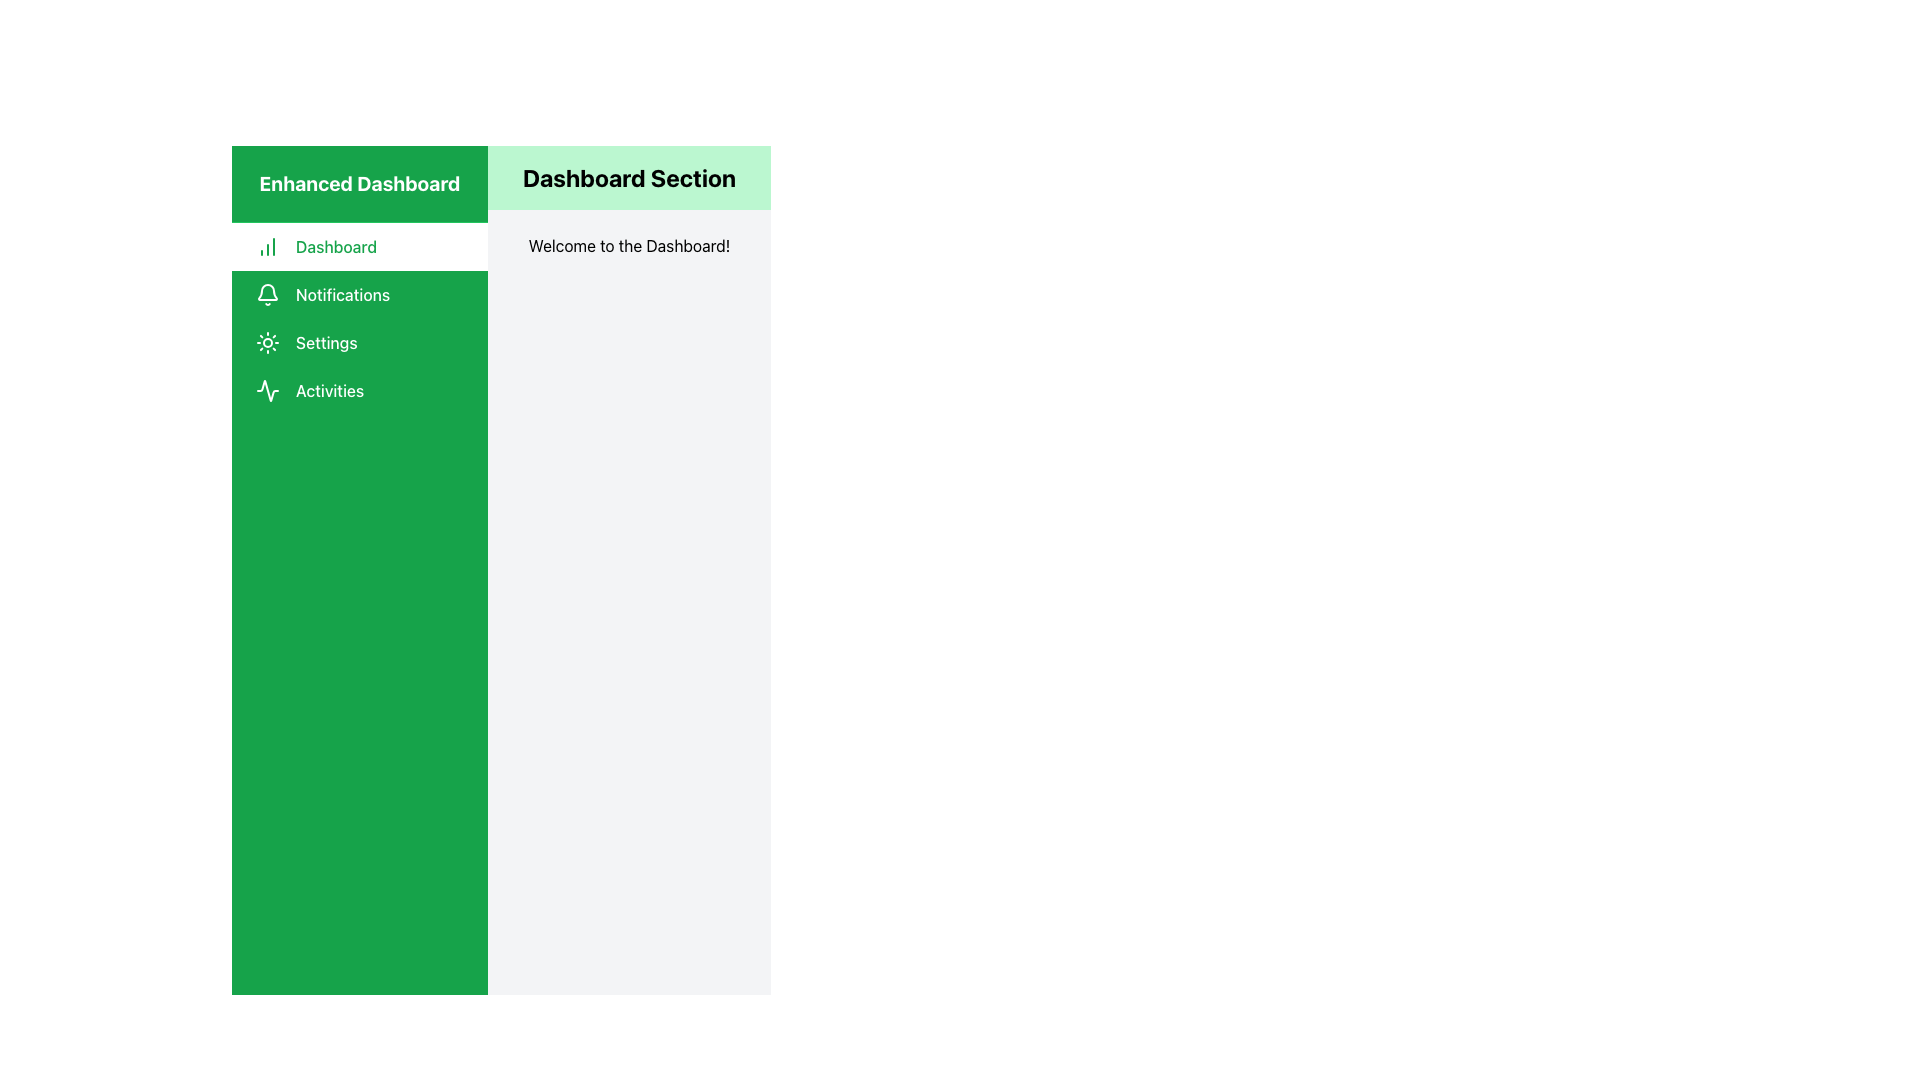 The image size is (1920, 1080). I want to click on the 'Settings' icon located in the third row of the left green sidebar, which is aligned to the left of the 'Settings' label, so click(267, 342).